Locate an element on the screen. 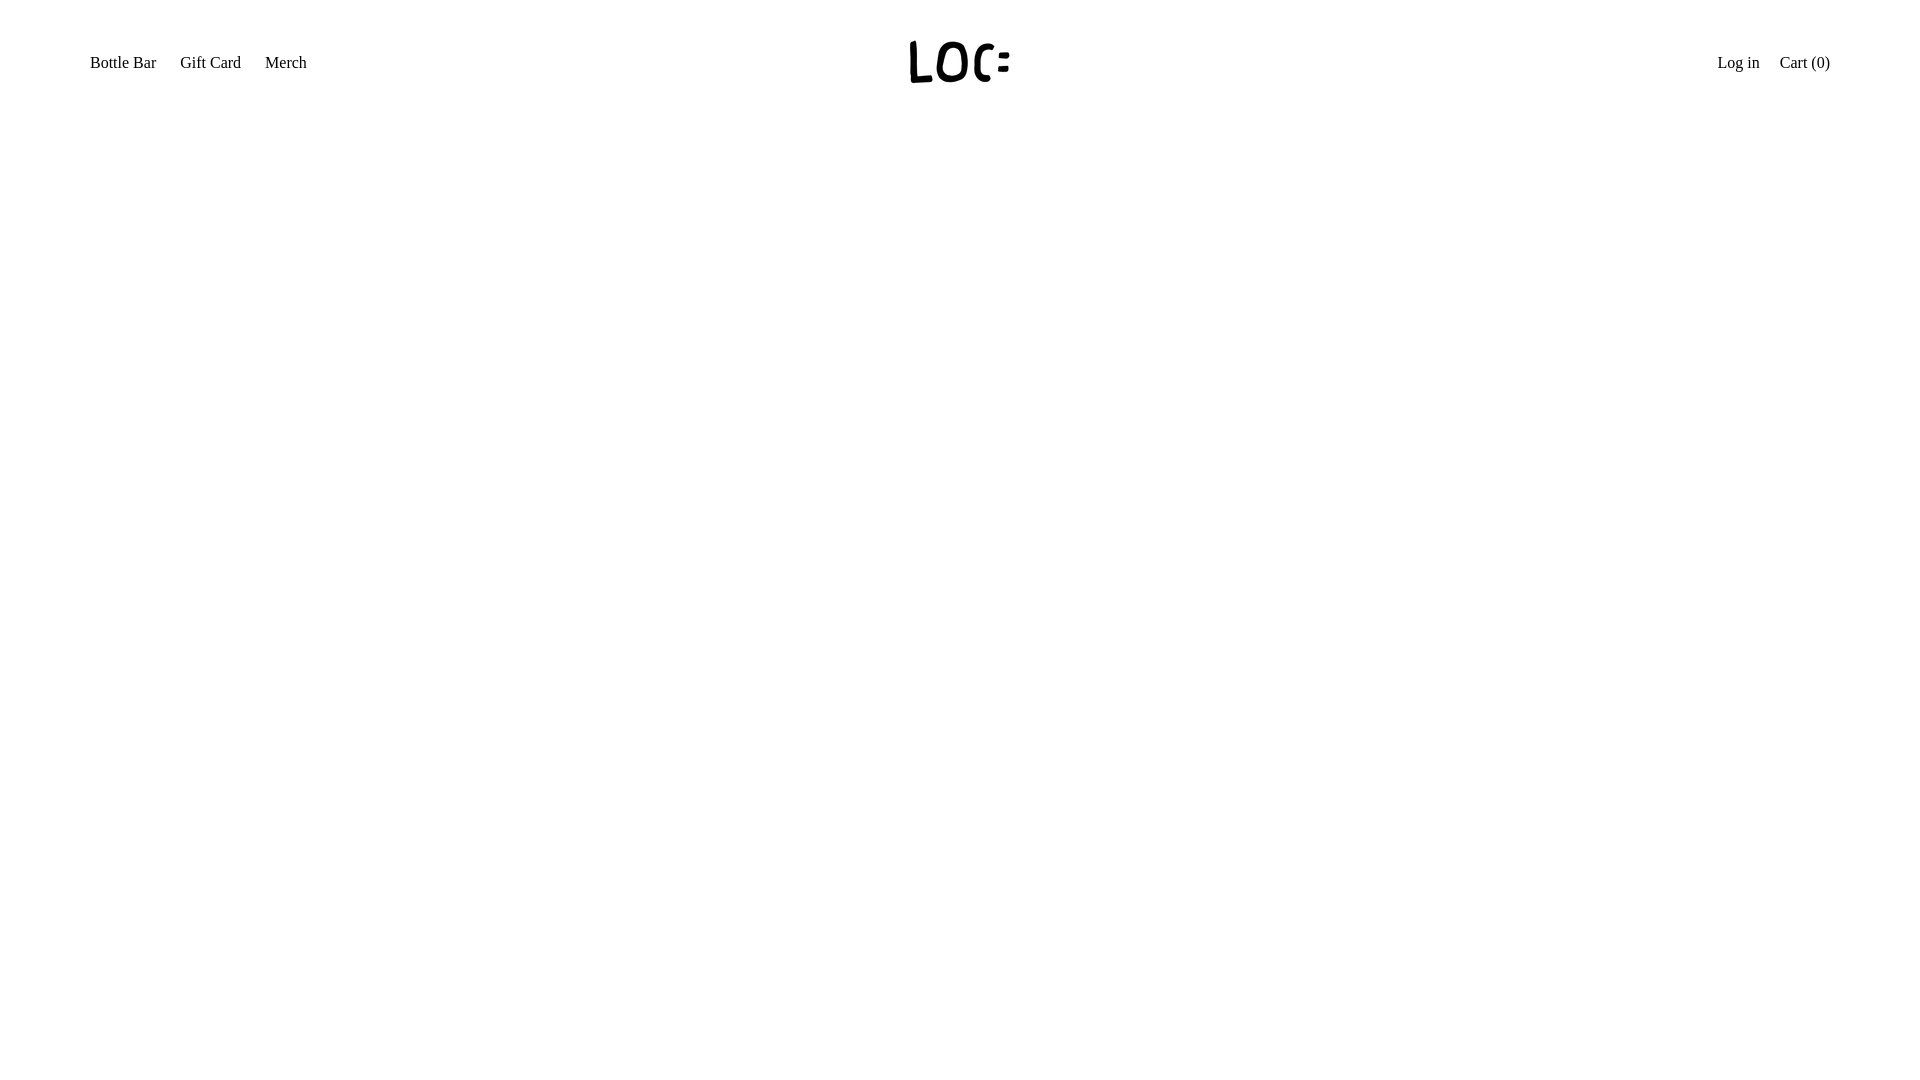  'Merch' is located at coordinates (285, 64).